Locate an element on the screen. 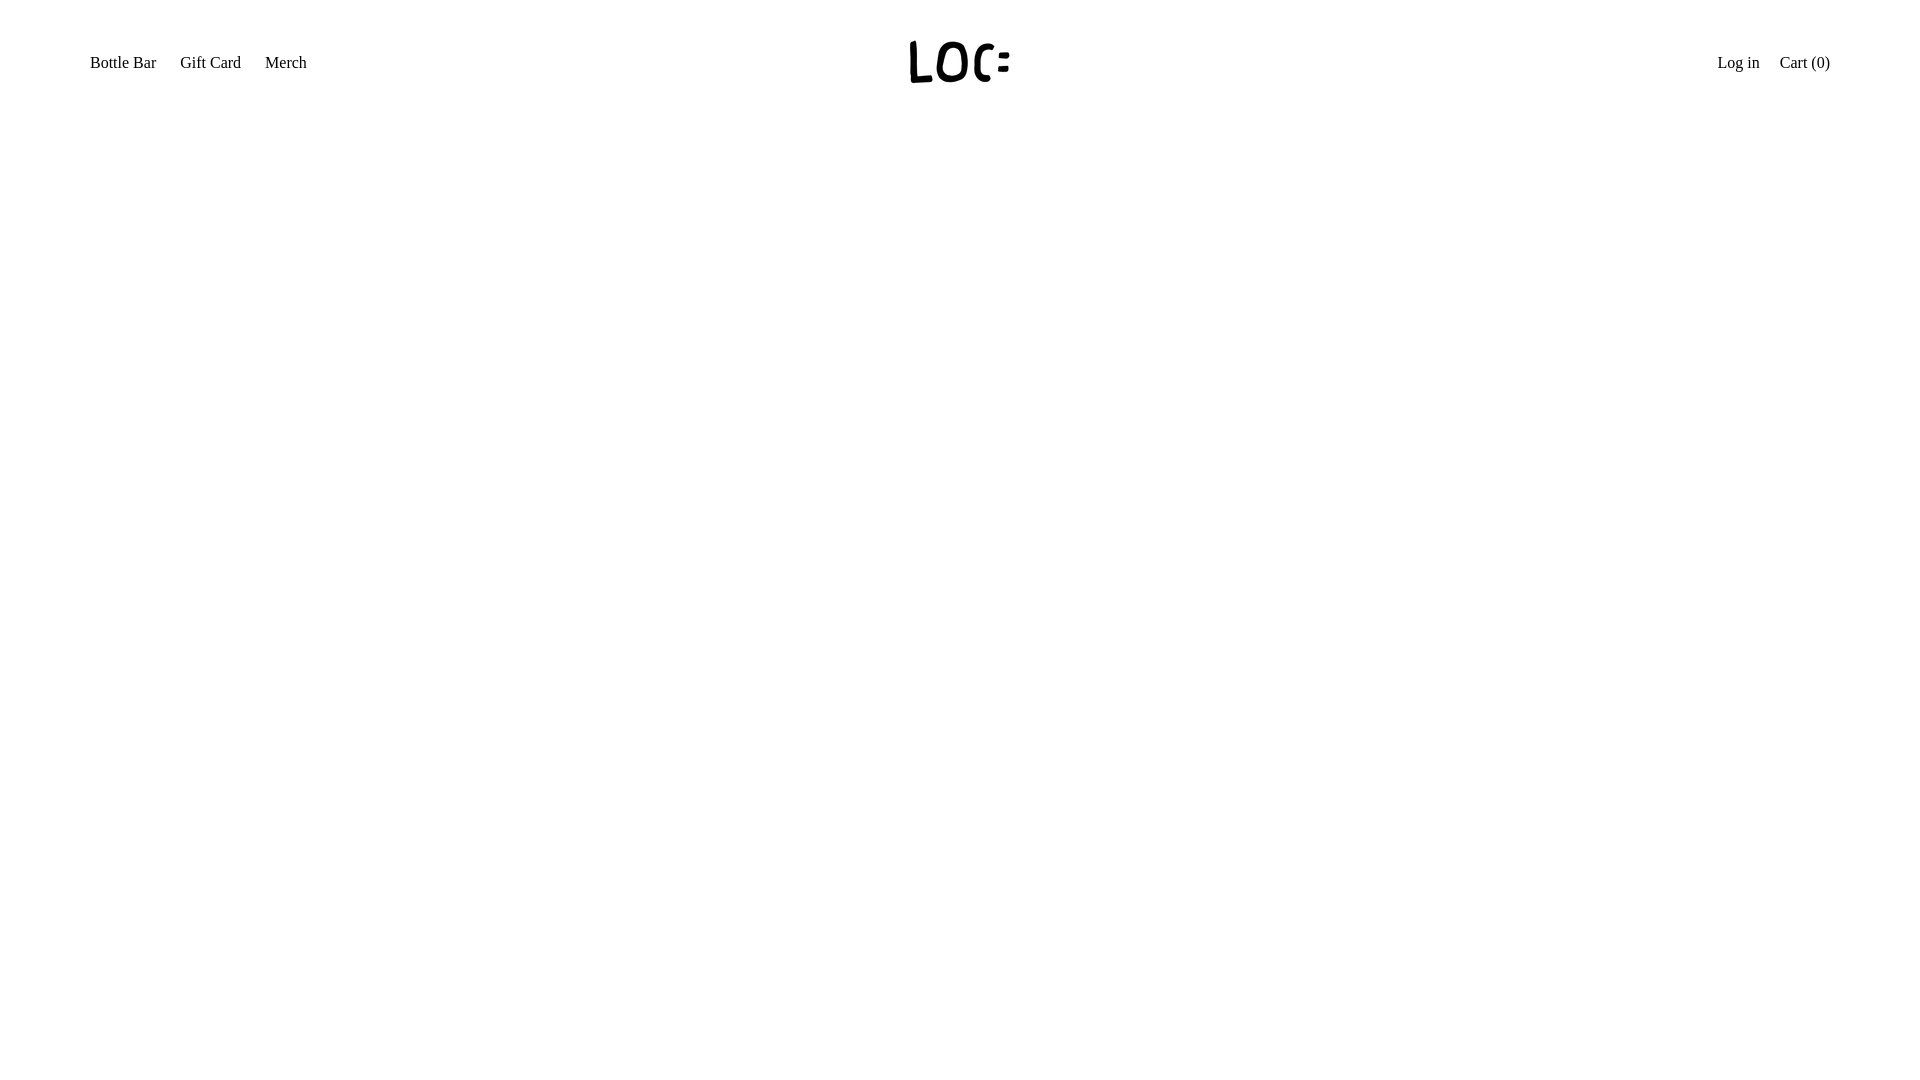  'Merch' is located at coordinates (285, 64).